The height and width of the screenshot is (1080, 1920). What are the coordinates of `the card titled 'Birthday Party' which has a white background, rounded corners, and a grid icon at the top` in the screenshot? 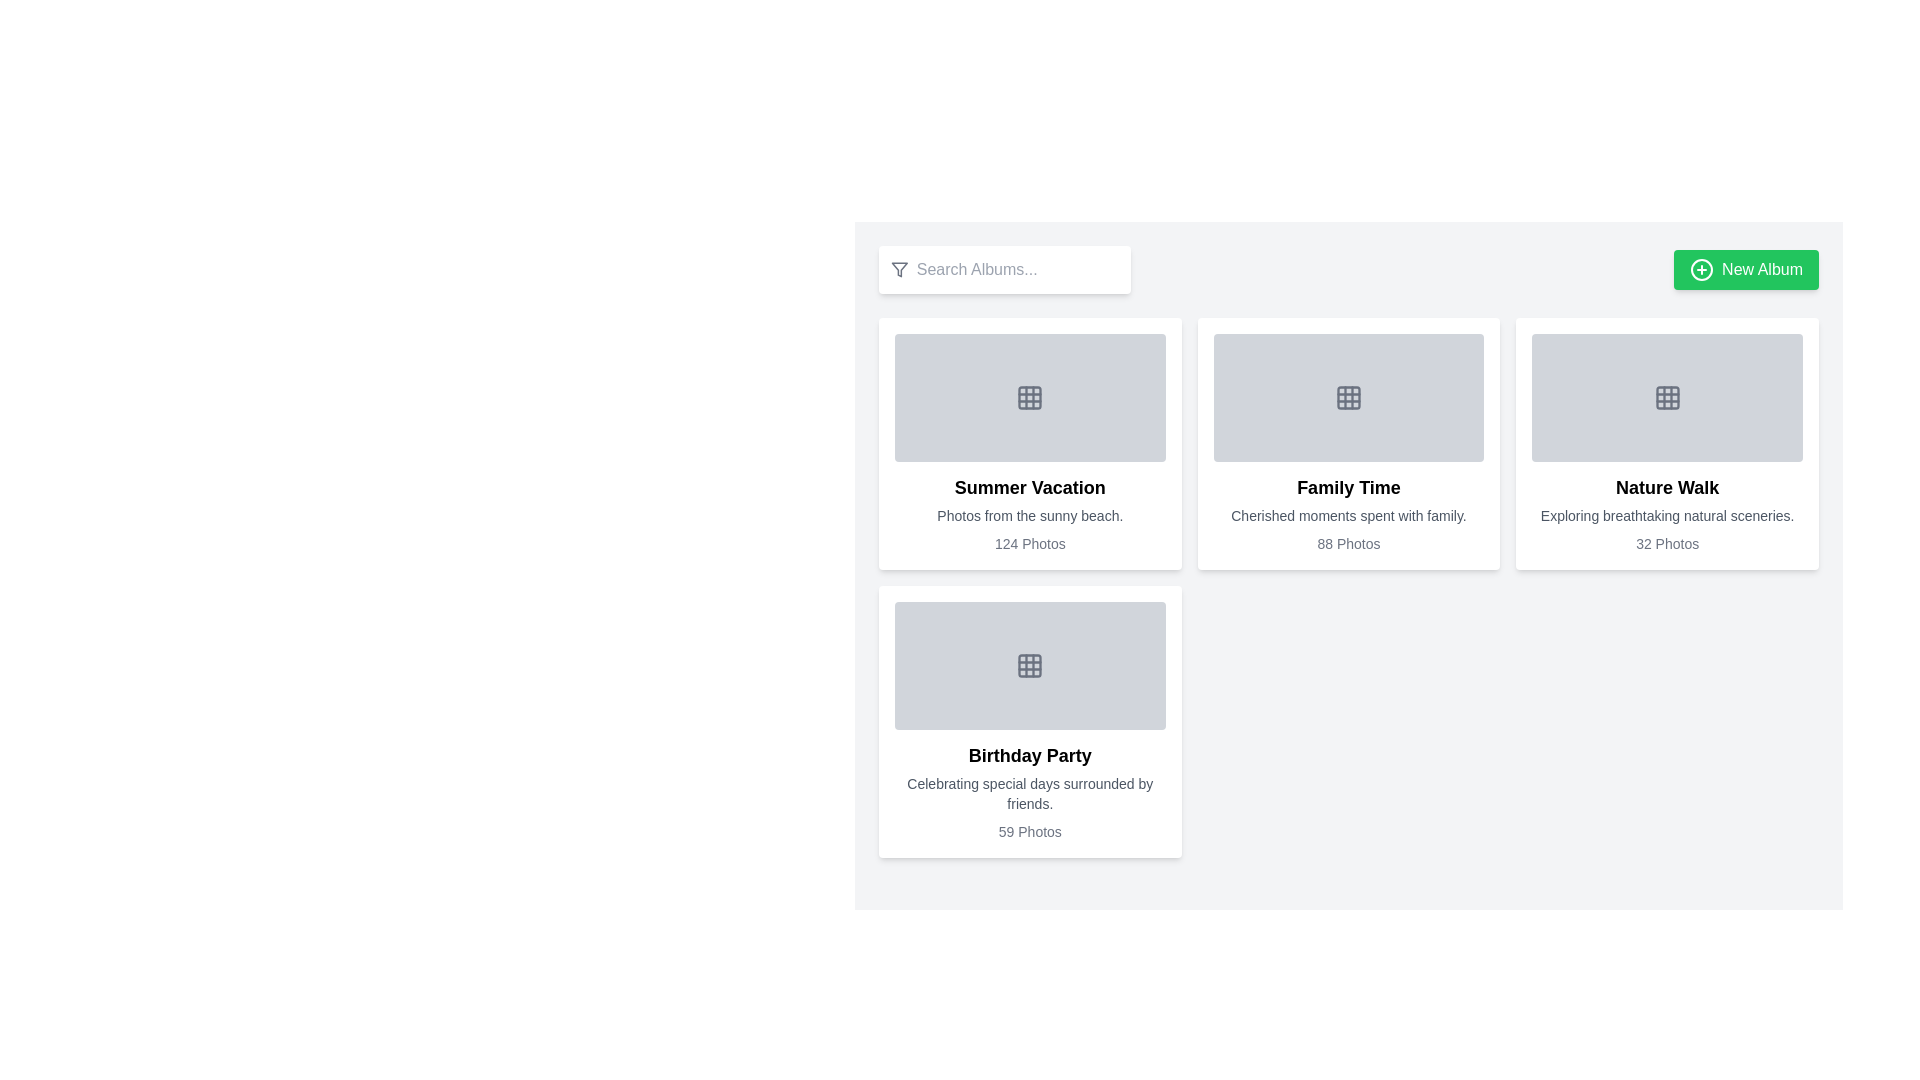 It's located at (1030, 721).